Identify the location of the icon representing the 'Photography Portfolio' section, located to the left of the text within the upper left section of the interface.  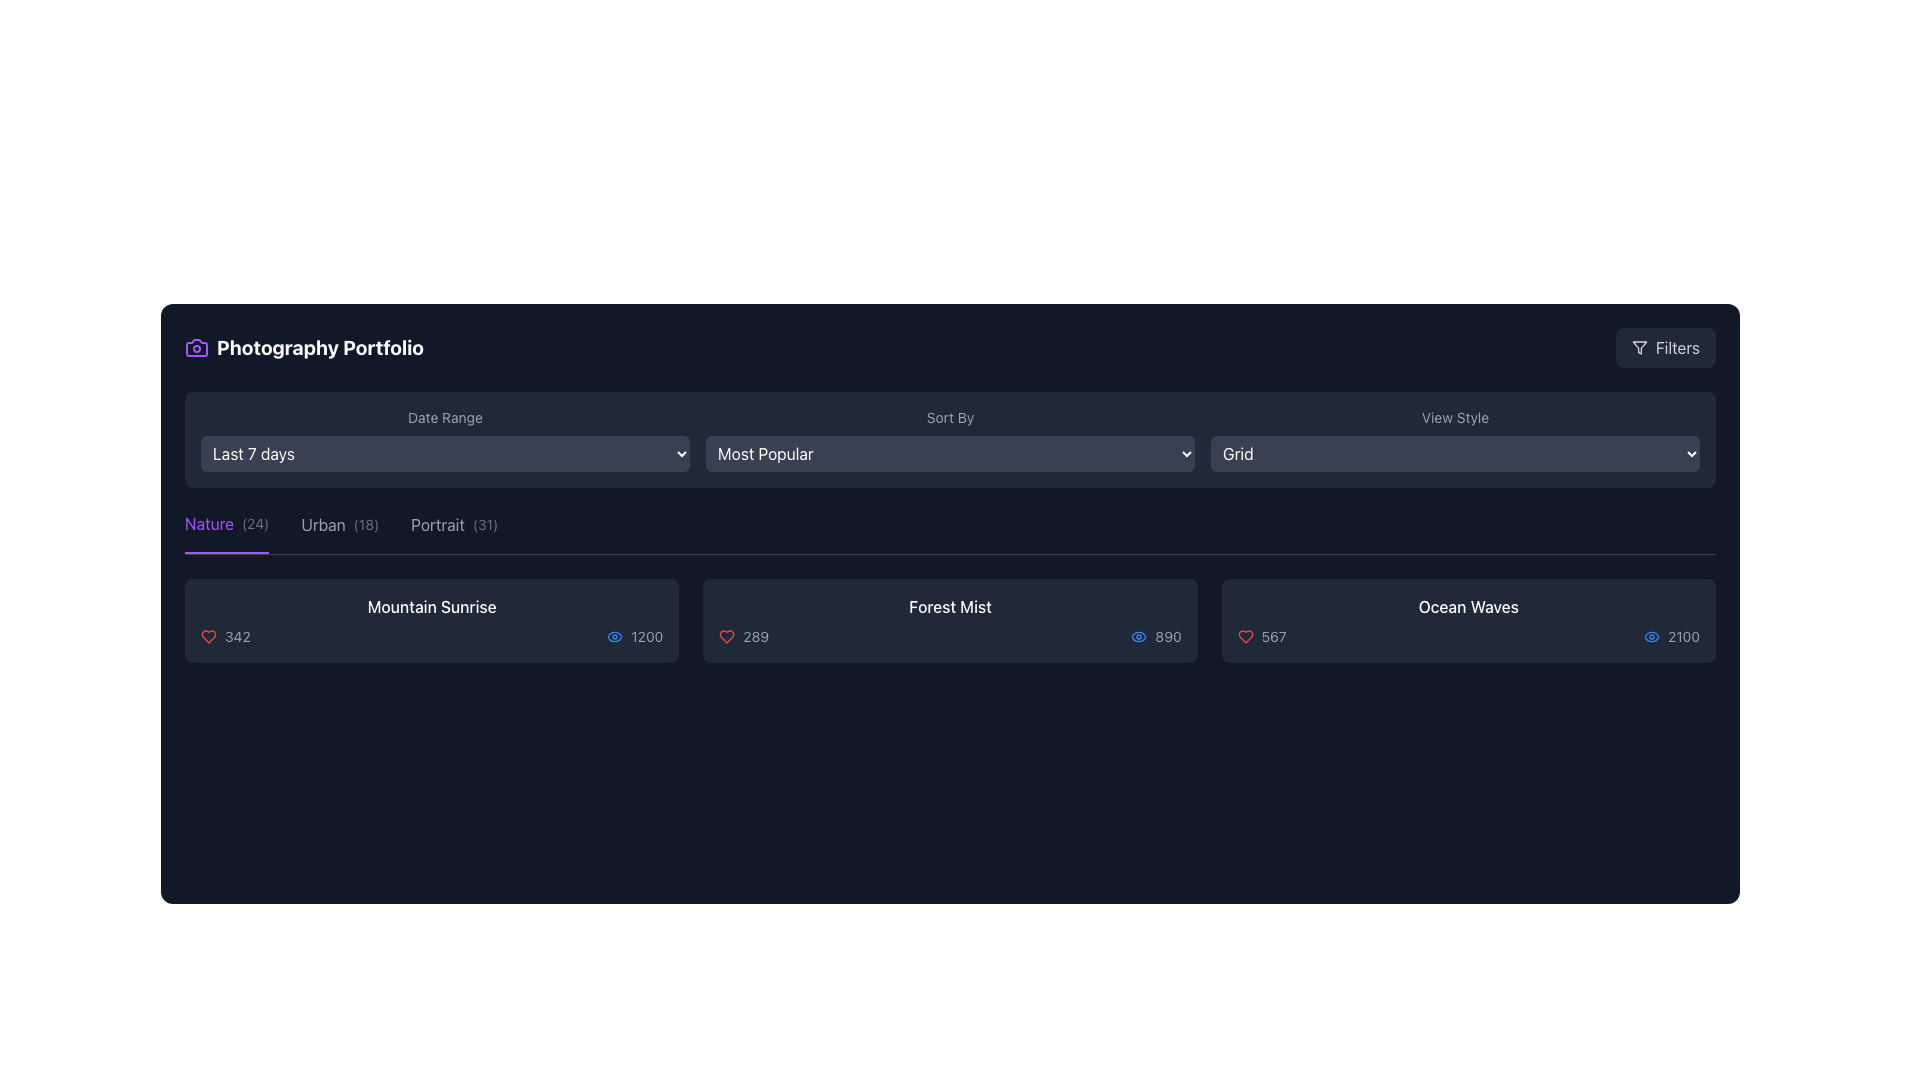
(196, 346).